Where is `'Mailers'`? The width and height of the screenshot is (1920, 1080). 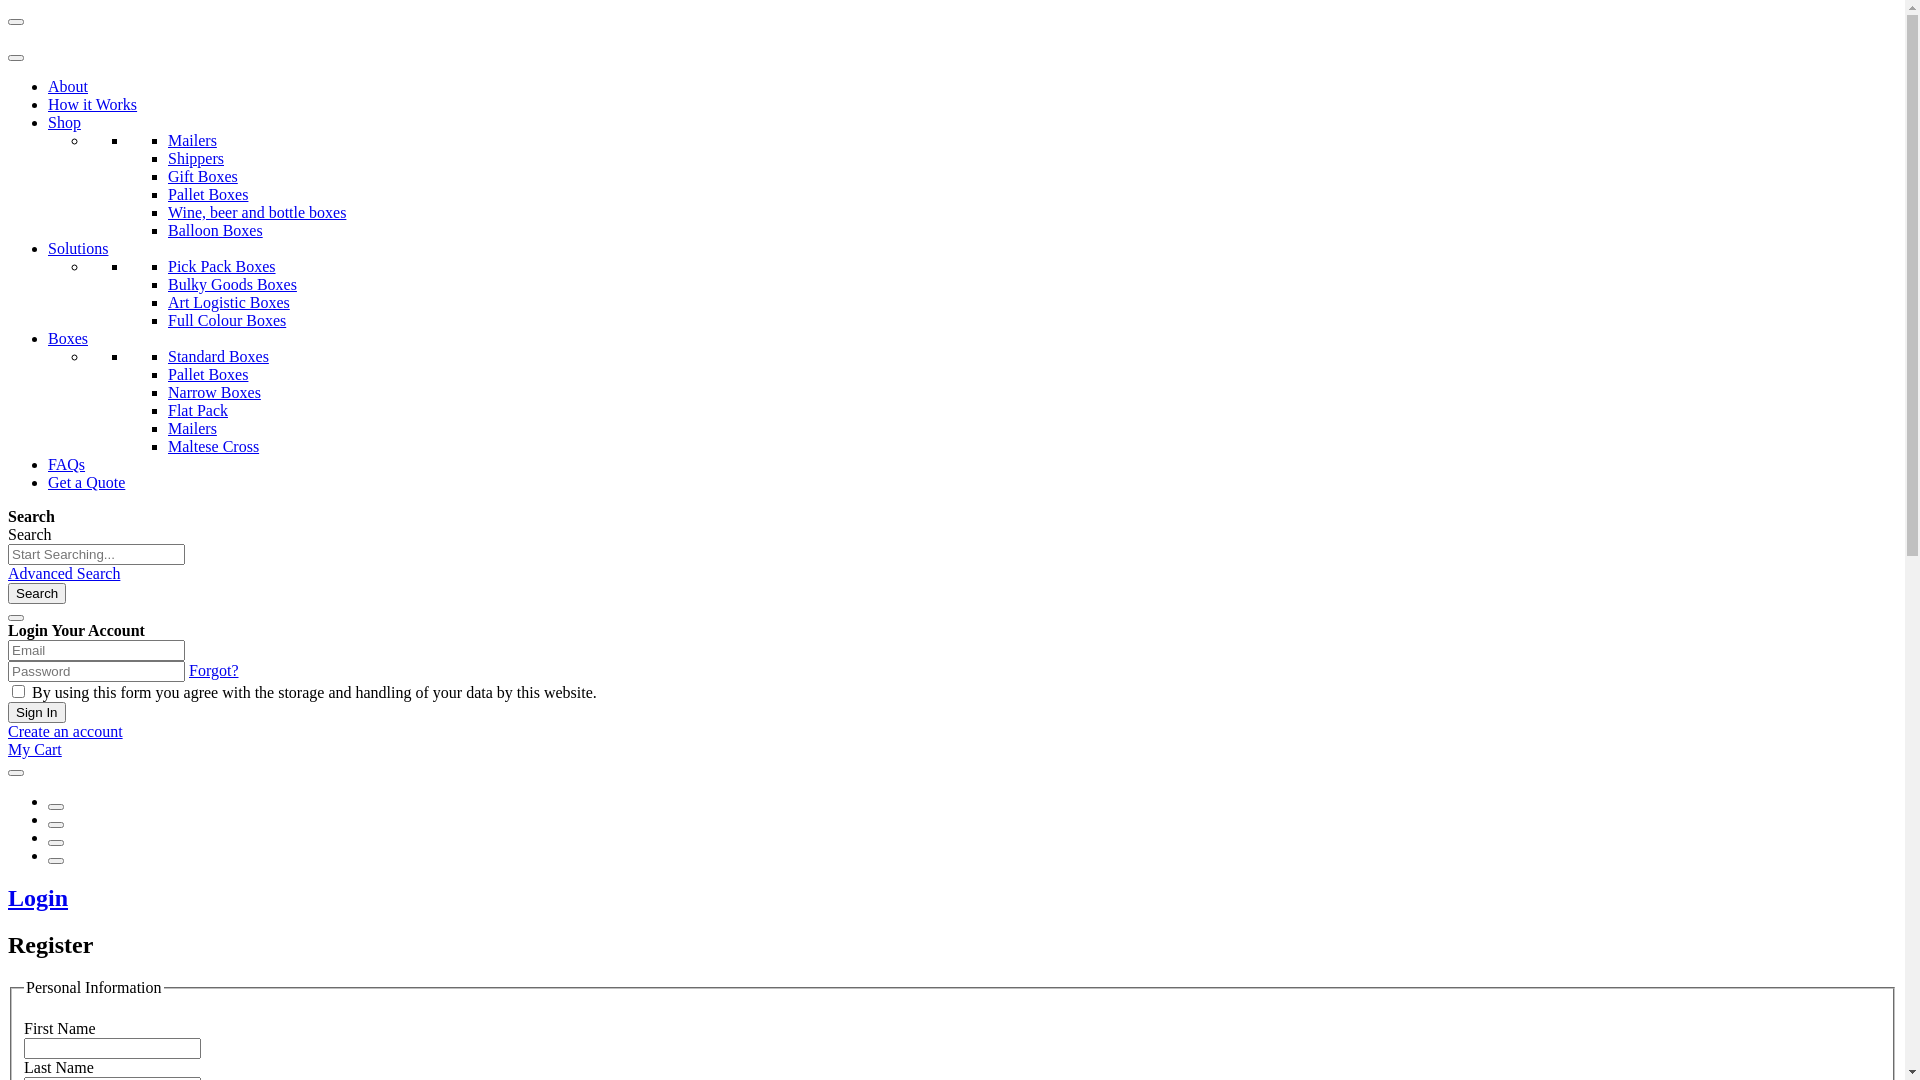 'Mailers' is located at coordinates (168, 427).